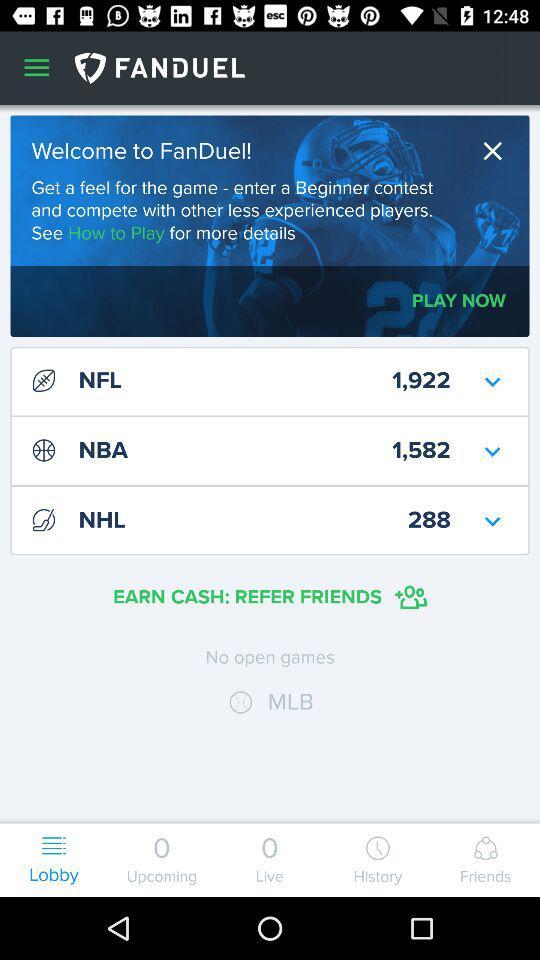 The width and height of the screenshot is (540, 960). I want to click on the icon to the right of the welcome to fanduel! item, so click(496, 150).